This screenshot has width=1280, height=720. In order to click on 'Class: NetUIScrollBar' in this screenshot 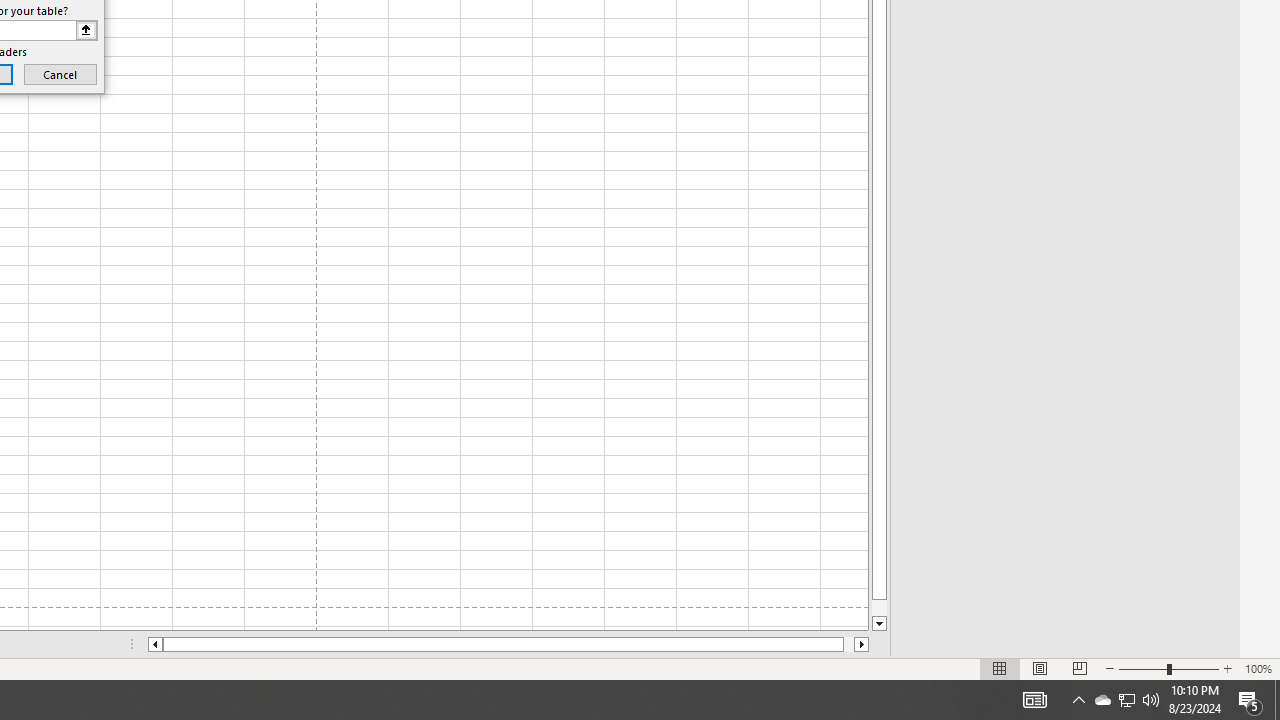, I will do `click(508, 644)`.